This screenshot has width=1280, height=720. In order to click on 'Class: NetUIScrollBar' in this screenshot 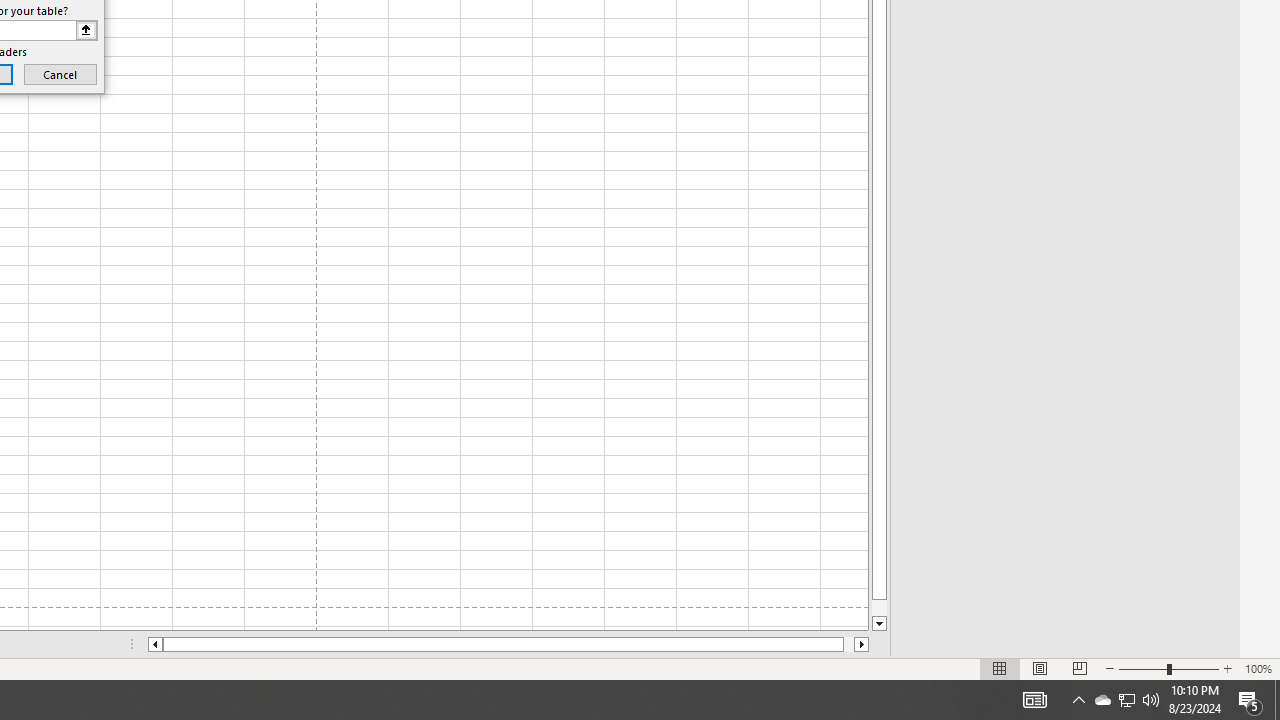, I will do `click(508, 644)`.